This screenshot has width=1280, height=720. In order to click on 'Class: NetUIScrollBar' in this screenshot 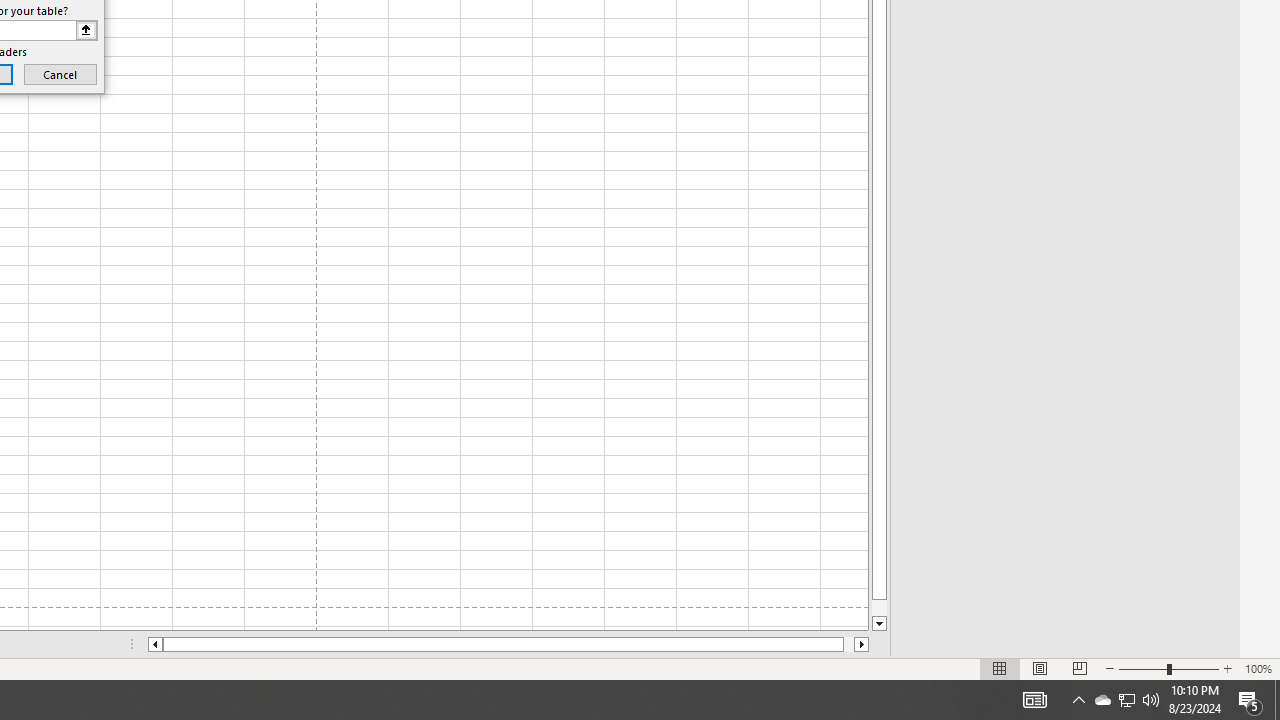, I will do `click(508, 644)`.